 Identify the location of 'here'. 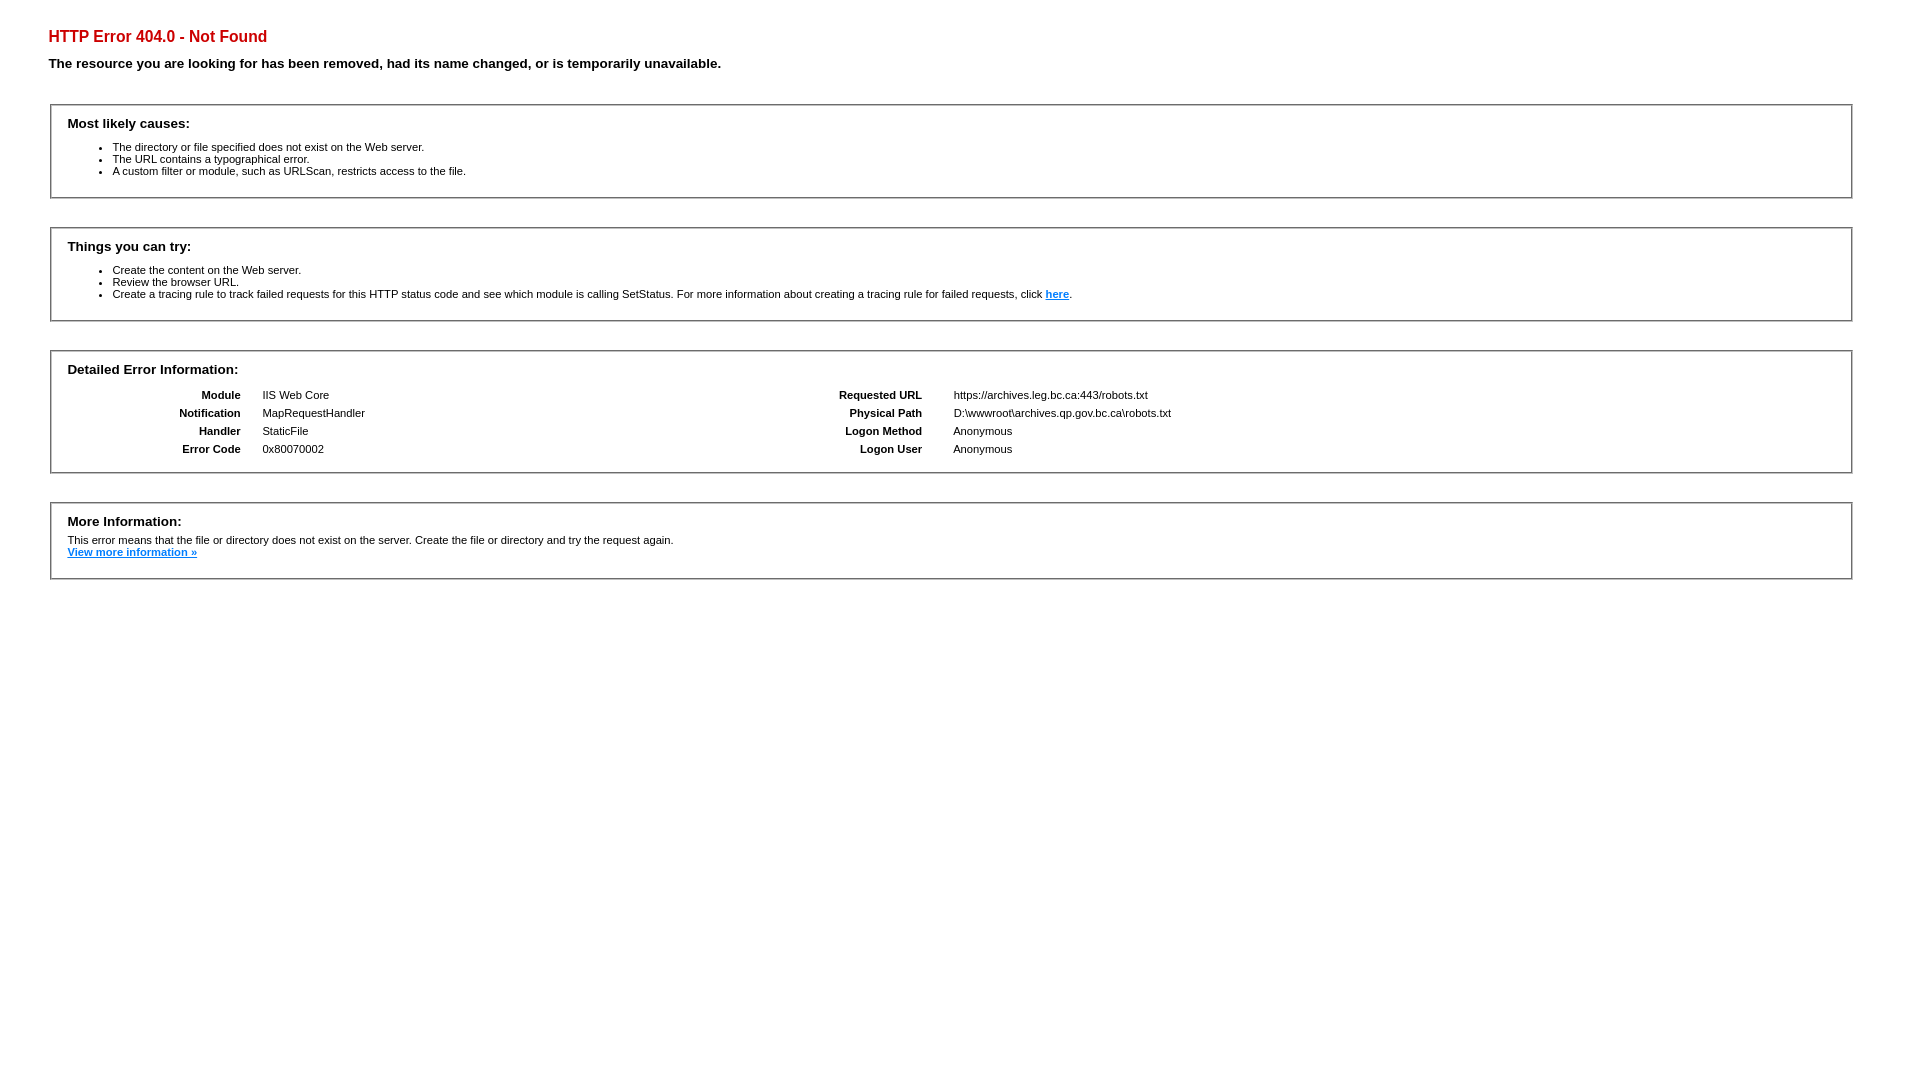
(1056, 293).